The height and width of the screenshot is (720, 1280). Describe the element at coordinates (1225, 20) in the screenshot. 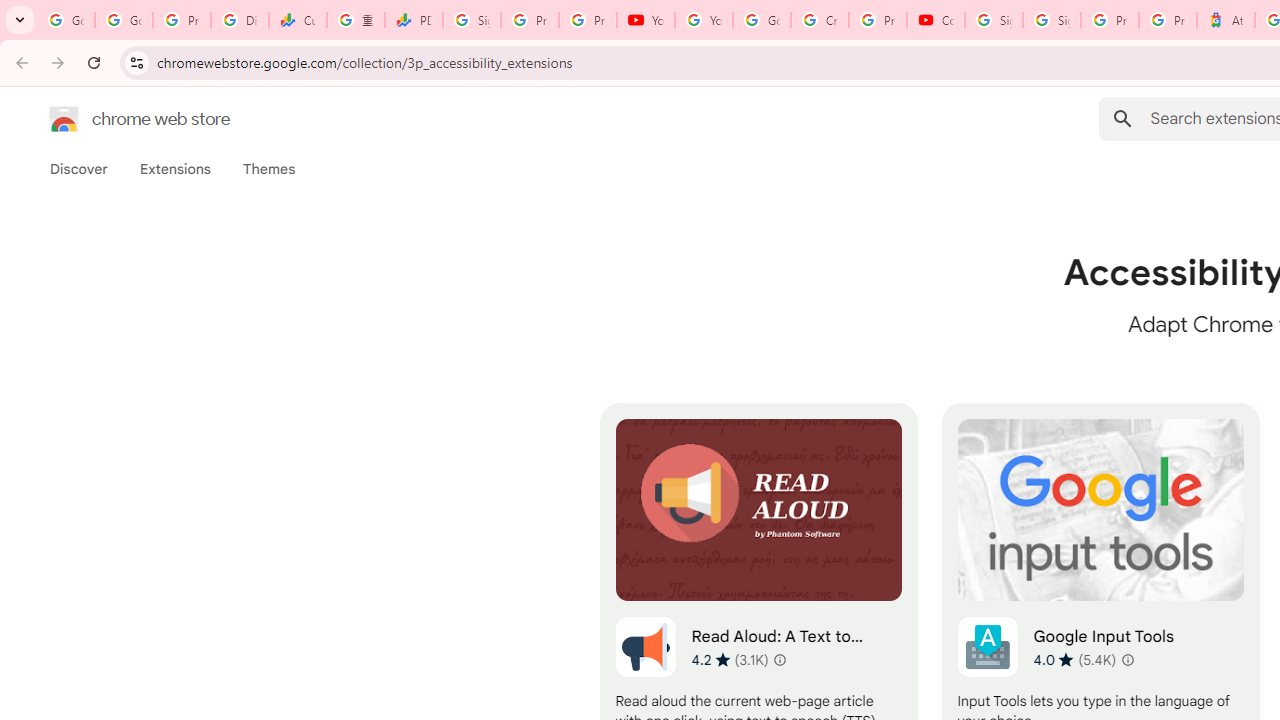

I see `'Atour Hotel - Google hotels'` at that location.